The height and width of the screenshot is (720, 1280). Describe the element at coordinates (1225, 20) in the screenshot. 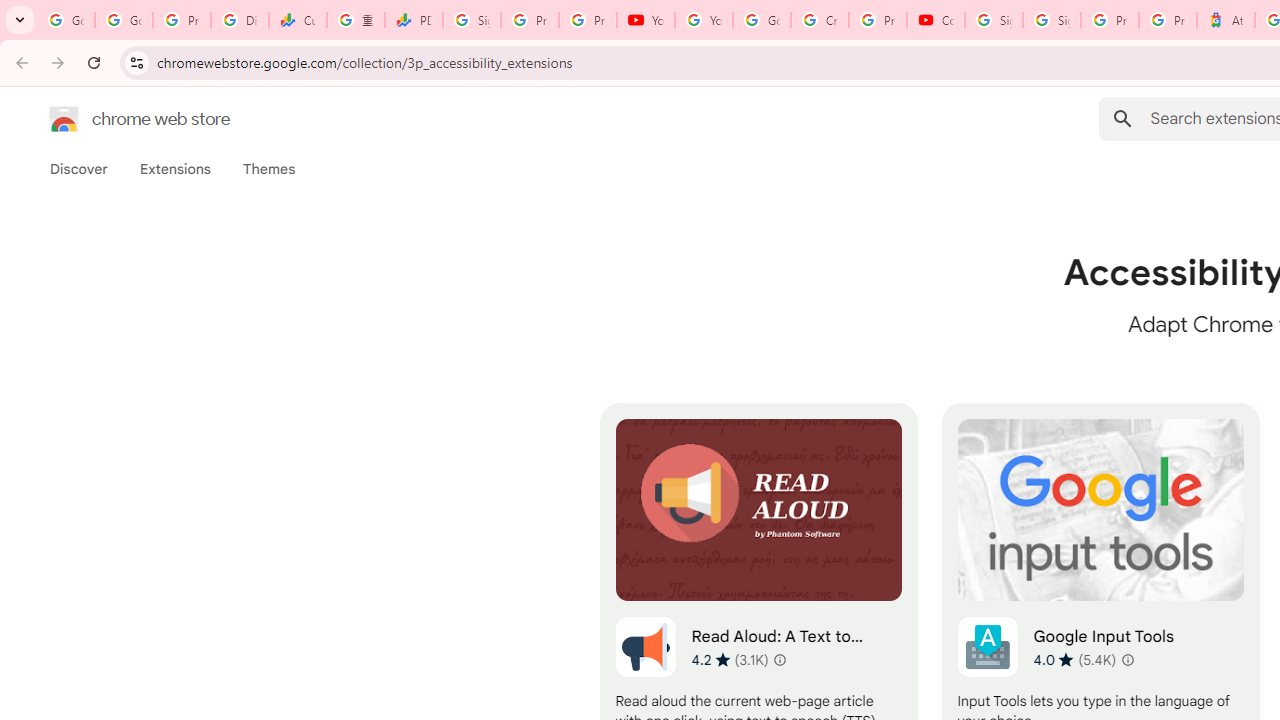

I see `'Atour Hotel - Google hotels'` at that location.